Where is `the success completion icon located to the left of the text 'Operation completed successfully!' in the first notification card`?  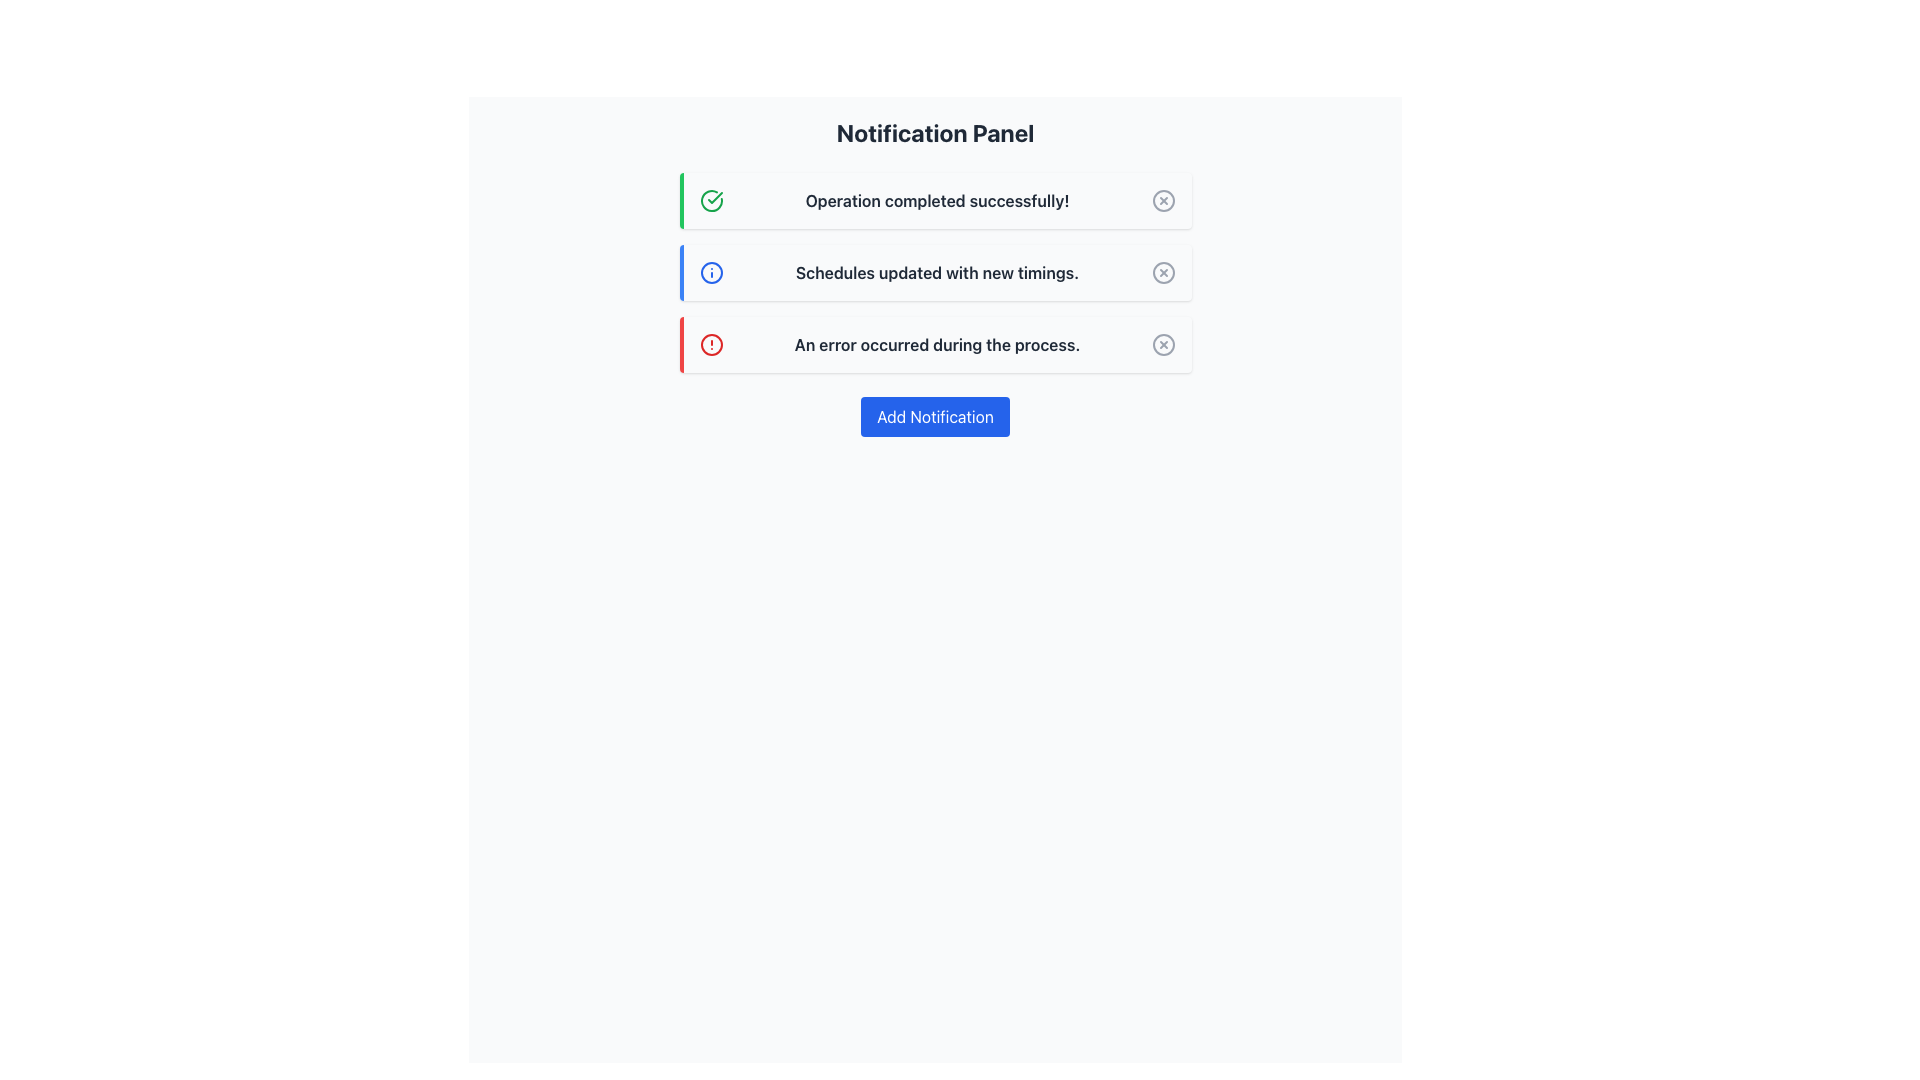
the success completion icon located to the left of the text 'Operation completed successfully!' in the first notification card is located at coordinates (711, 200).